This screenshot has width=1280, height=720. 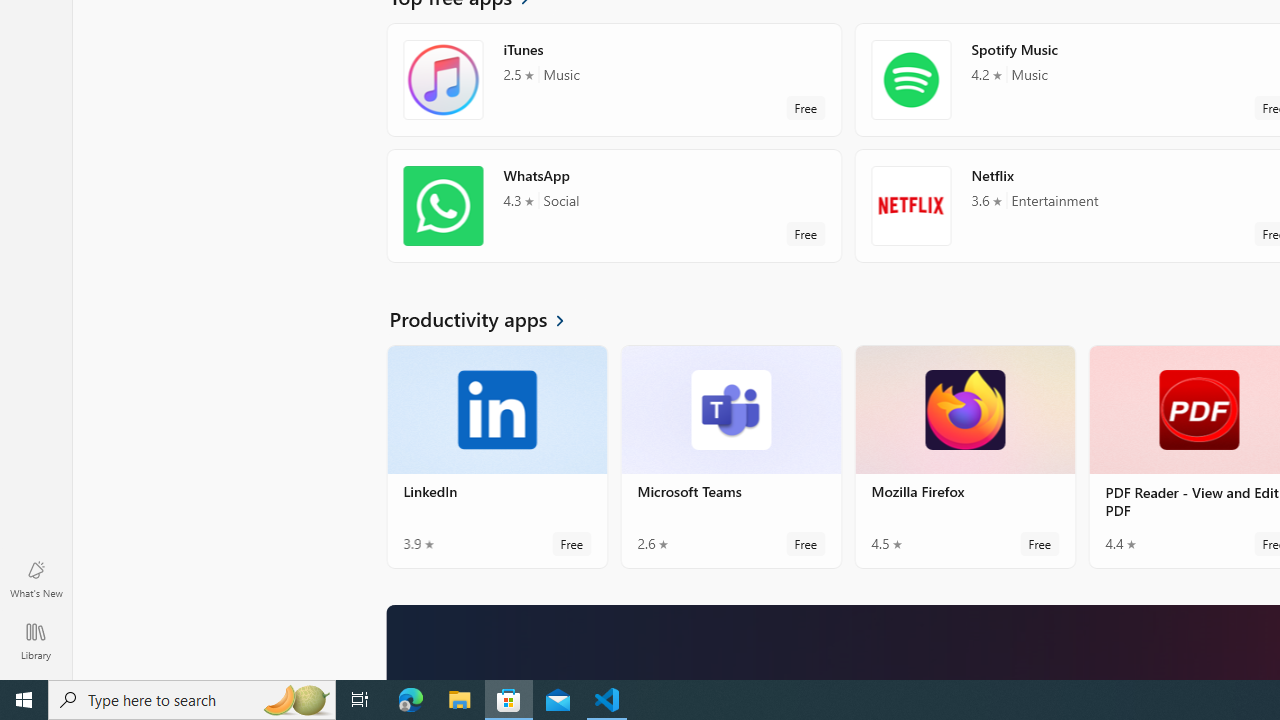 I want to click on 'LinkedIn. Average rating of 3.9 out of five stars. Free  ', so click(x=497, y=456).